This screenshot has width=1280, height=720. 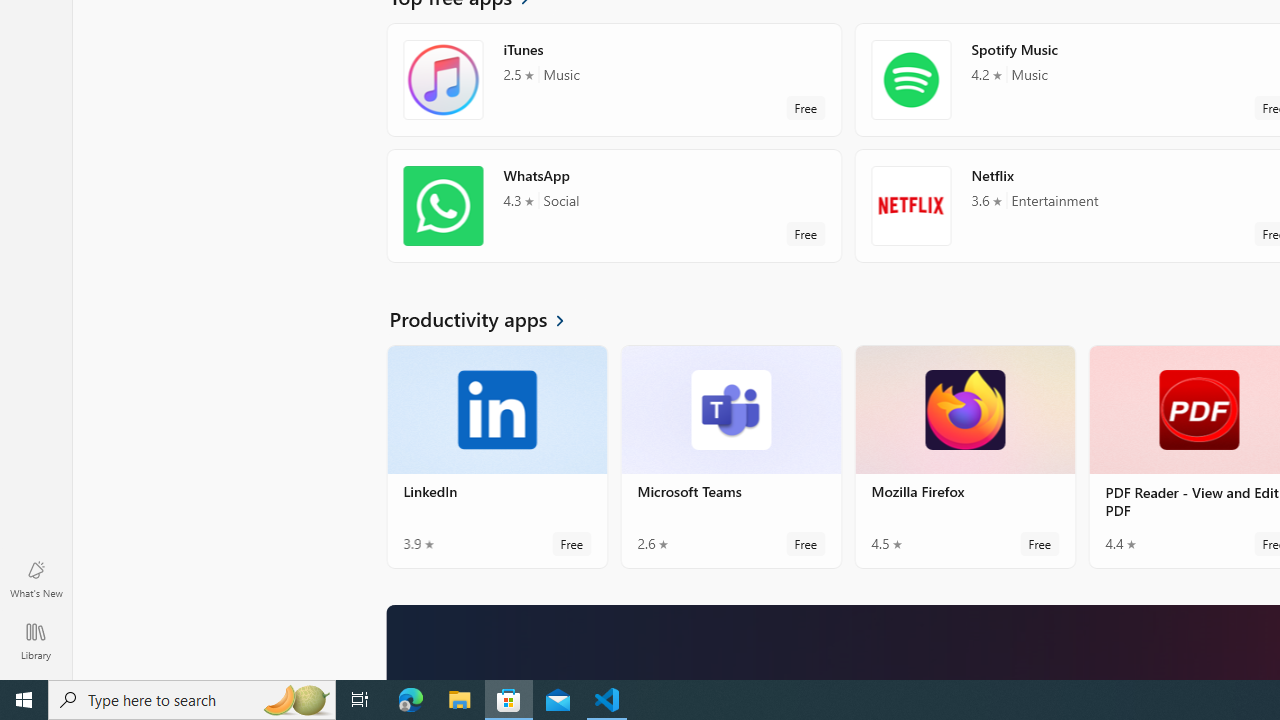 I want to click on 'LinkedIn. Average rating of 3.9 out of five stars. Free  ', so click(x=497, y=456).